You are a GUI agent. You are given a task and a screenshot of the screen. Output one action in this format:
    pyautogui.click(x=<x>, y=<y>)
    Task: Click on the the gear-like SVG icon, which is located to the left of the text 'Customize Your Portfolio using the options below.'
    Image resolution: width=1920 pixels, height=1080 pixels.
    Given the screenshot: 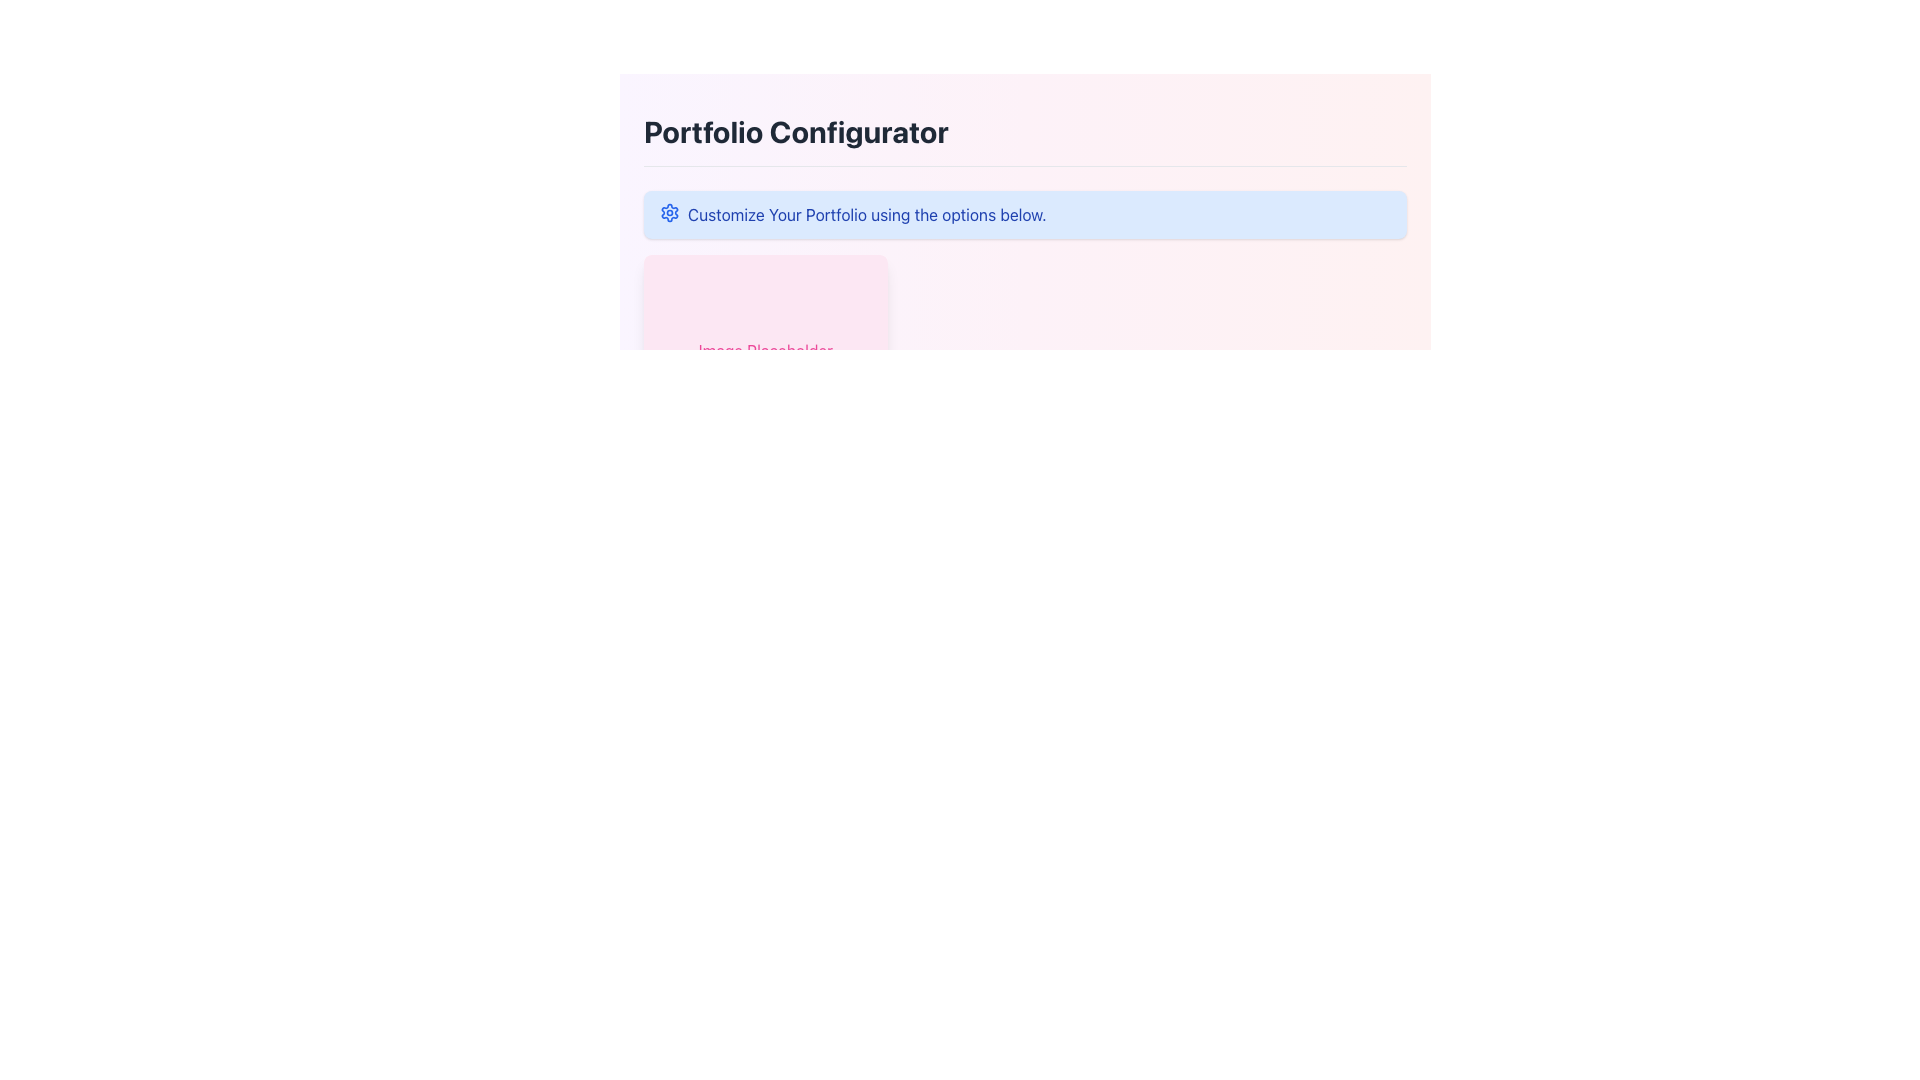 What is the action you would take?
    pyautogui.click(x=670, y=212)
    